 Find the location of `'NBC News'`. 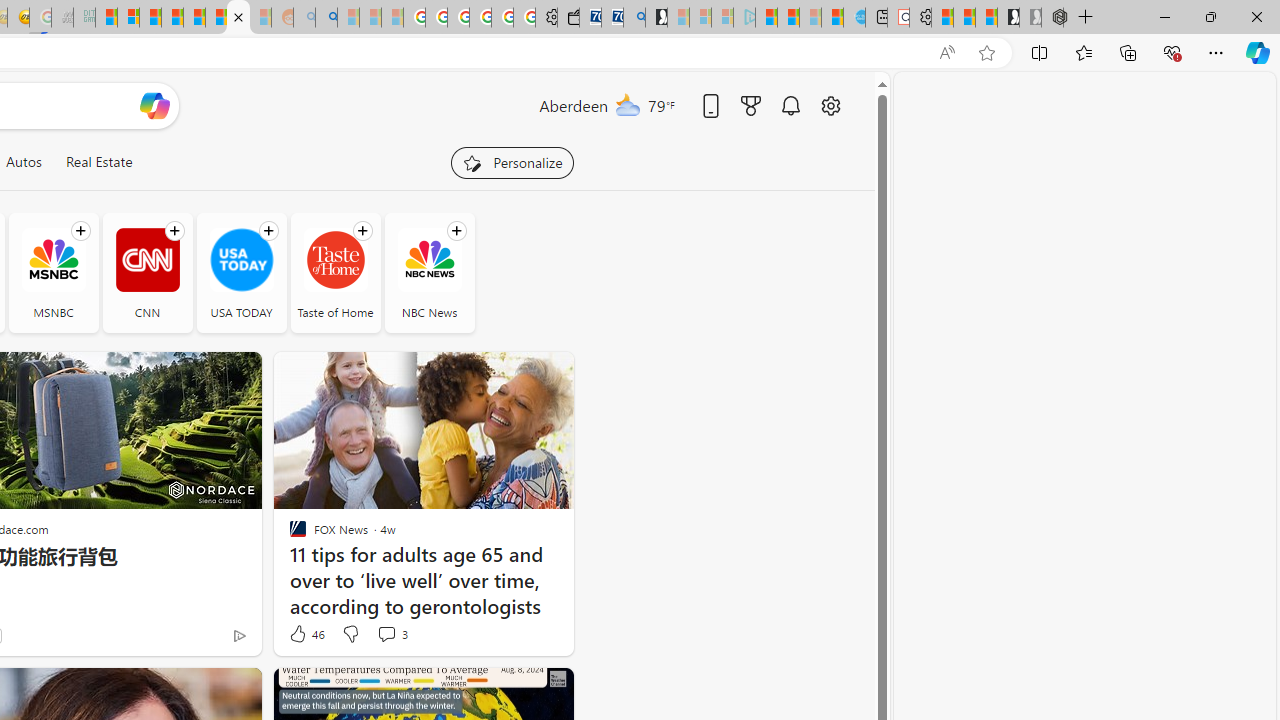

'NBC News' is located at coordinates (428, 272).